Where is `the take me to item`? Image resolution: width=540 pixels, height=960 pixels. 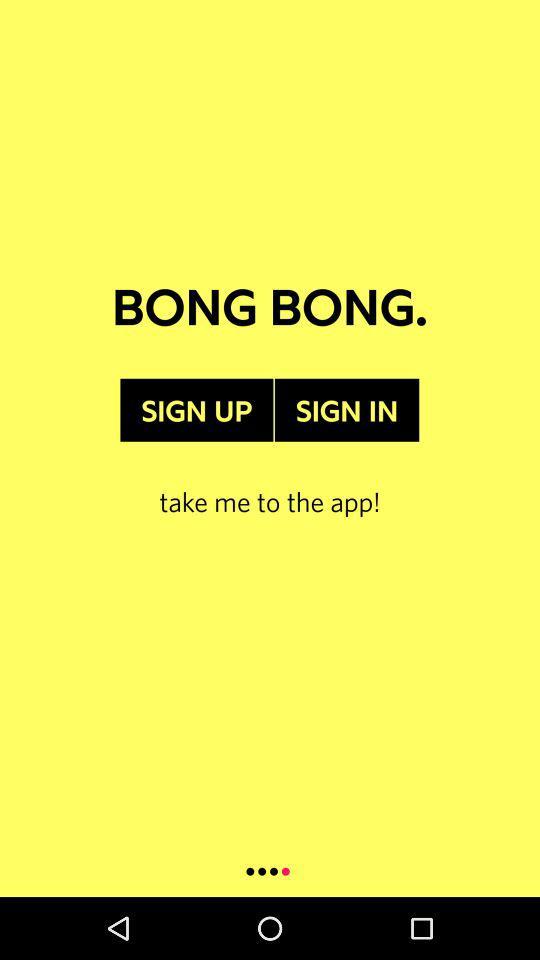
the take me to item is located at coordinates (270, 480).